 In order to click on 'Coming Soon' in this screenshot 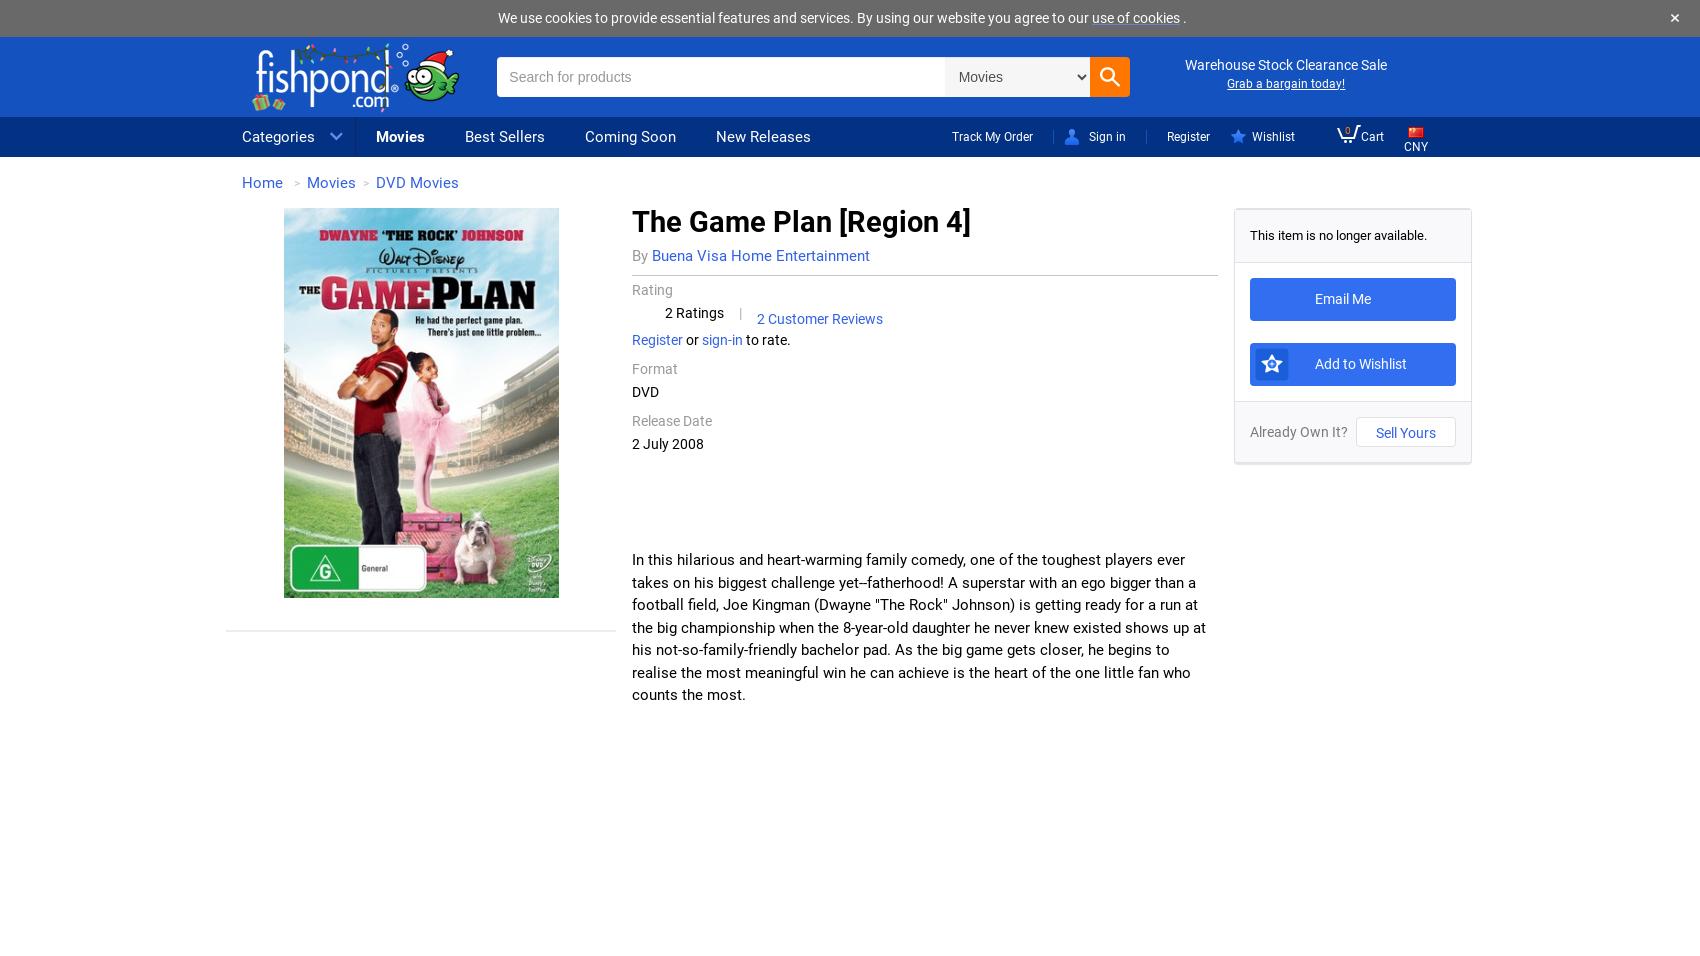, I will do `click(629, 136)`.